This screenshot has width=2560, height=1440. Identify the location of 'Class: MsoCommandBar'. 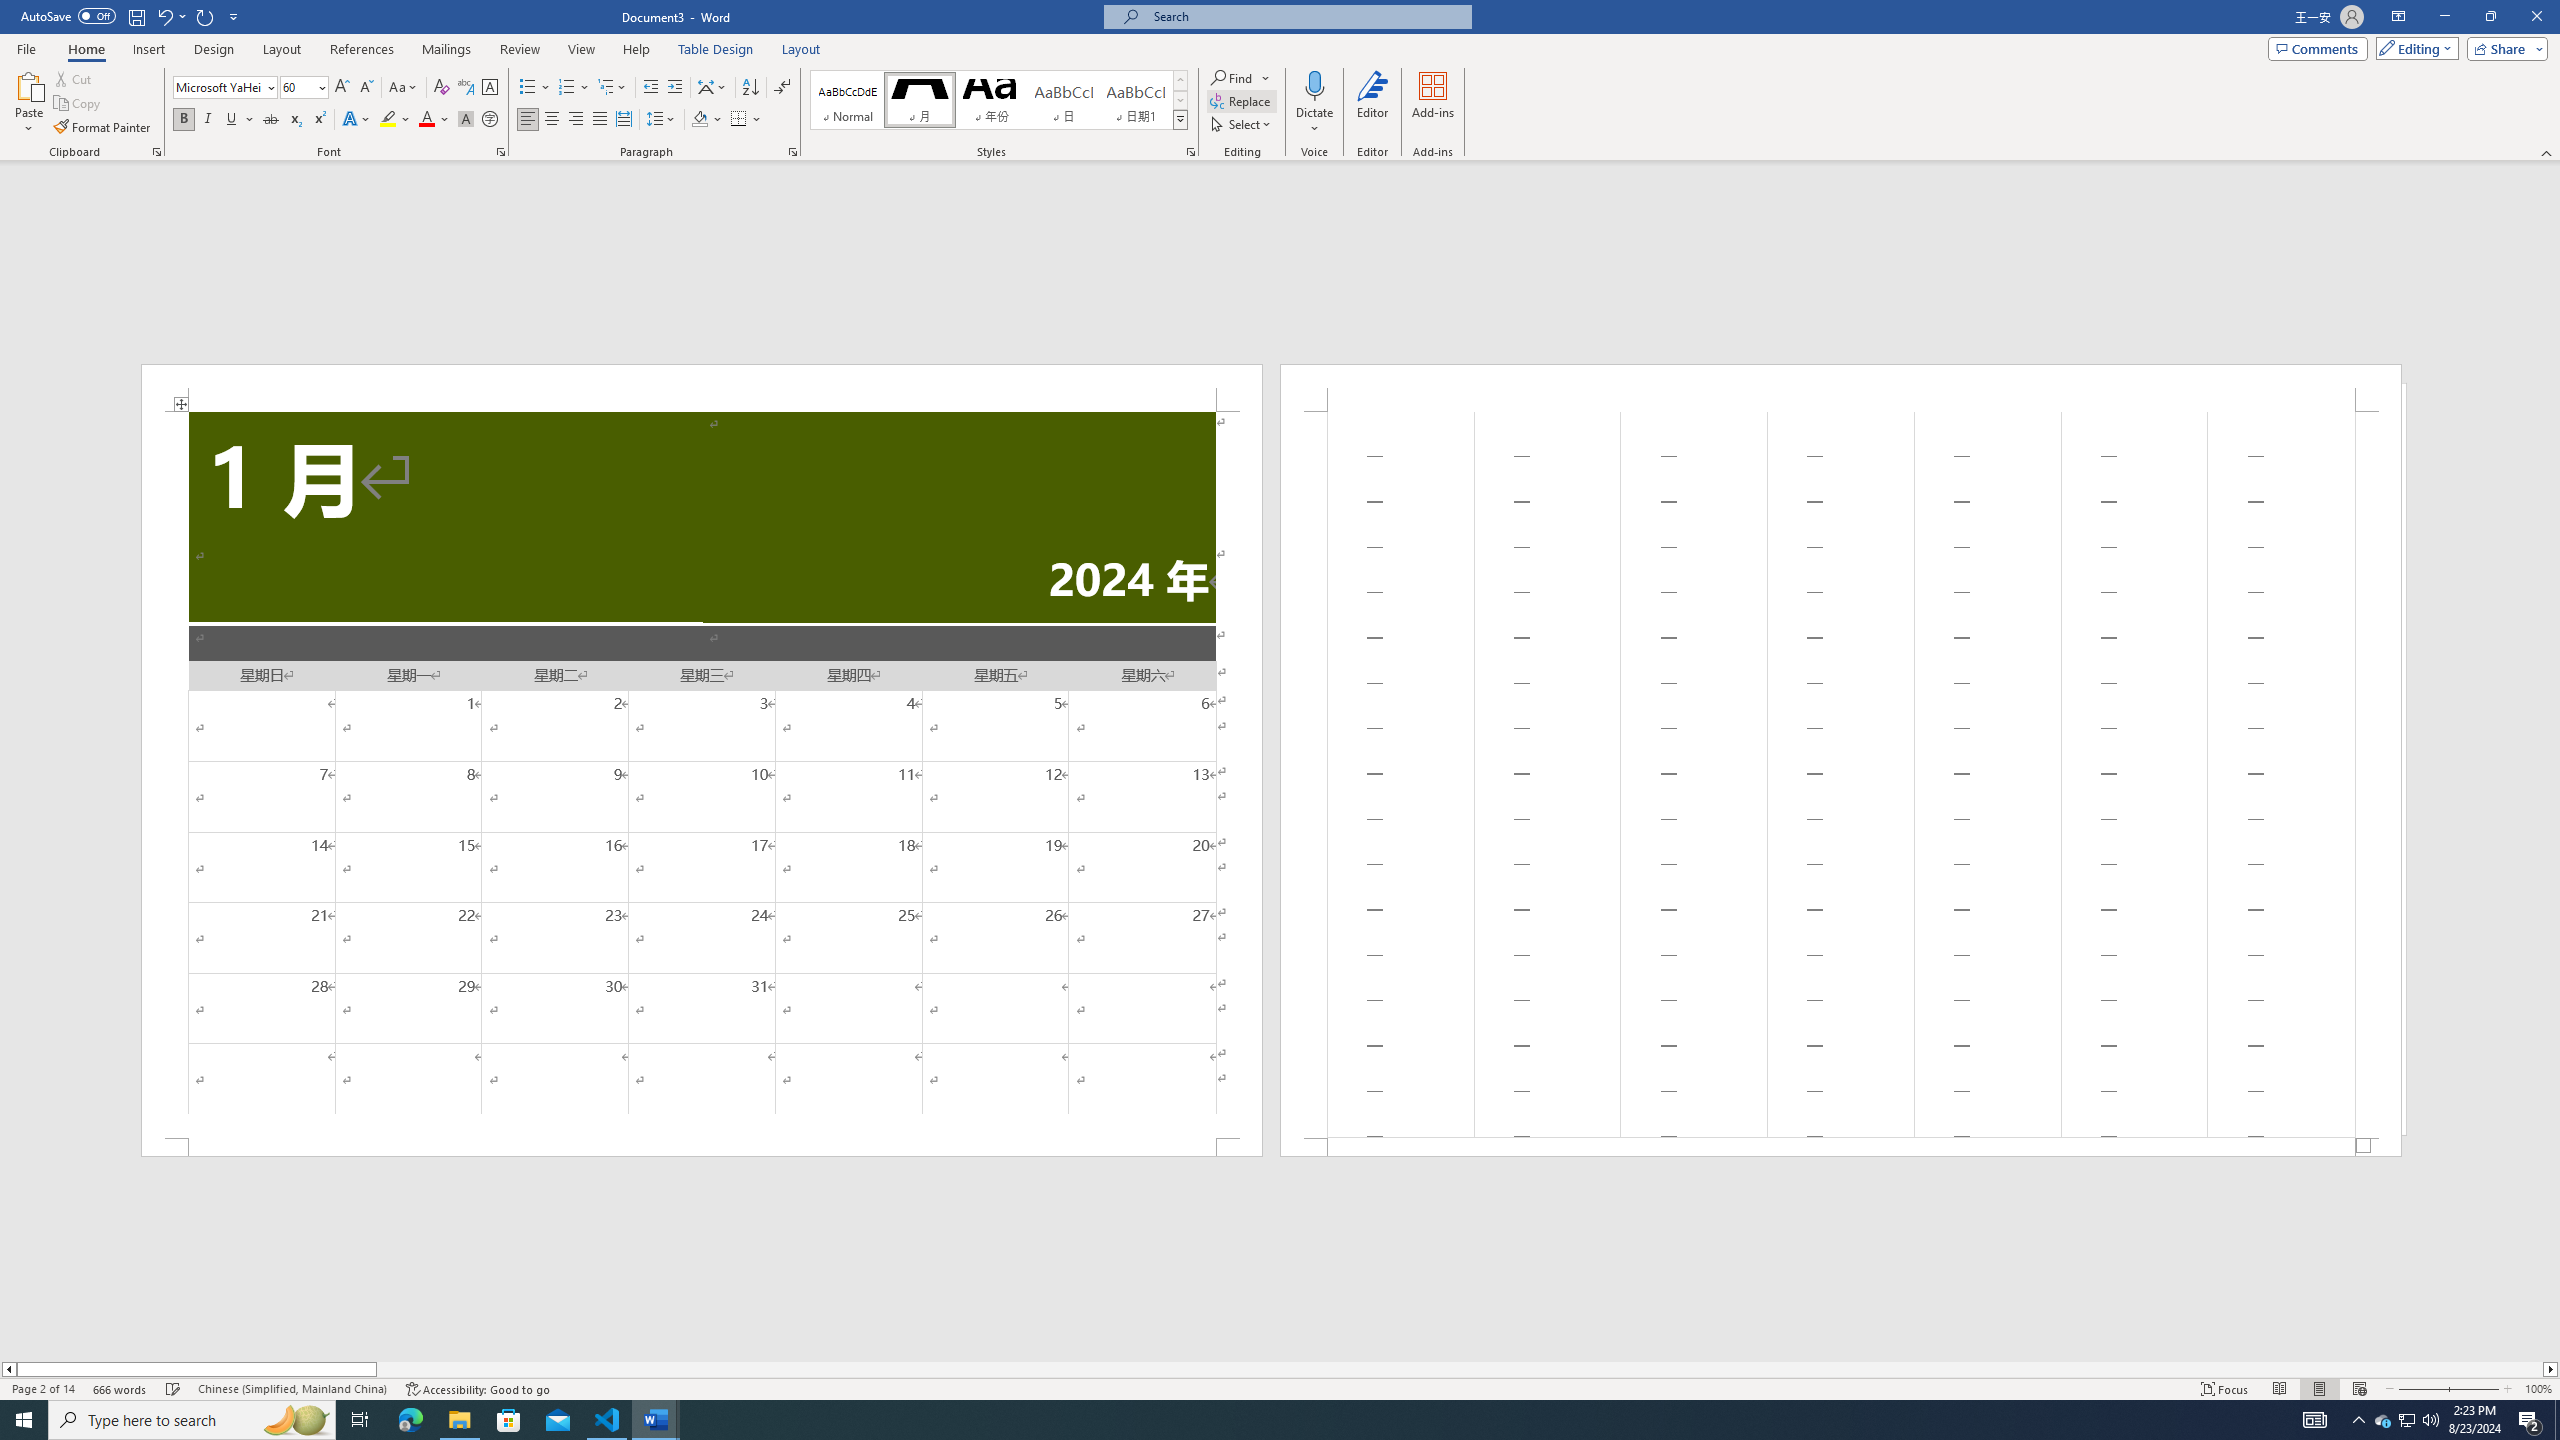
(1280, 1387).